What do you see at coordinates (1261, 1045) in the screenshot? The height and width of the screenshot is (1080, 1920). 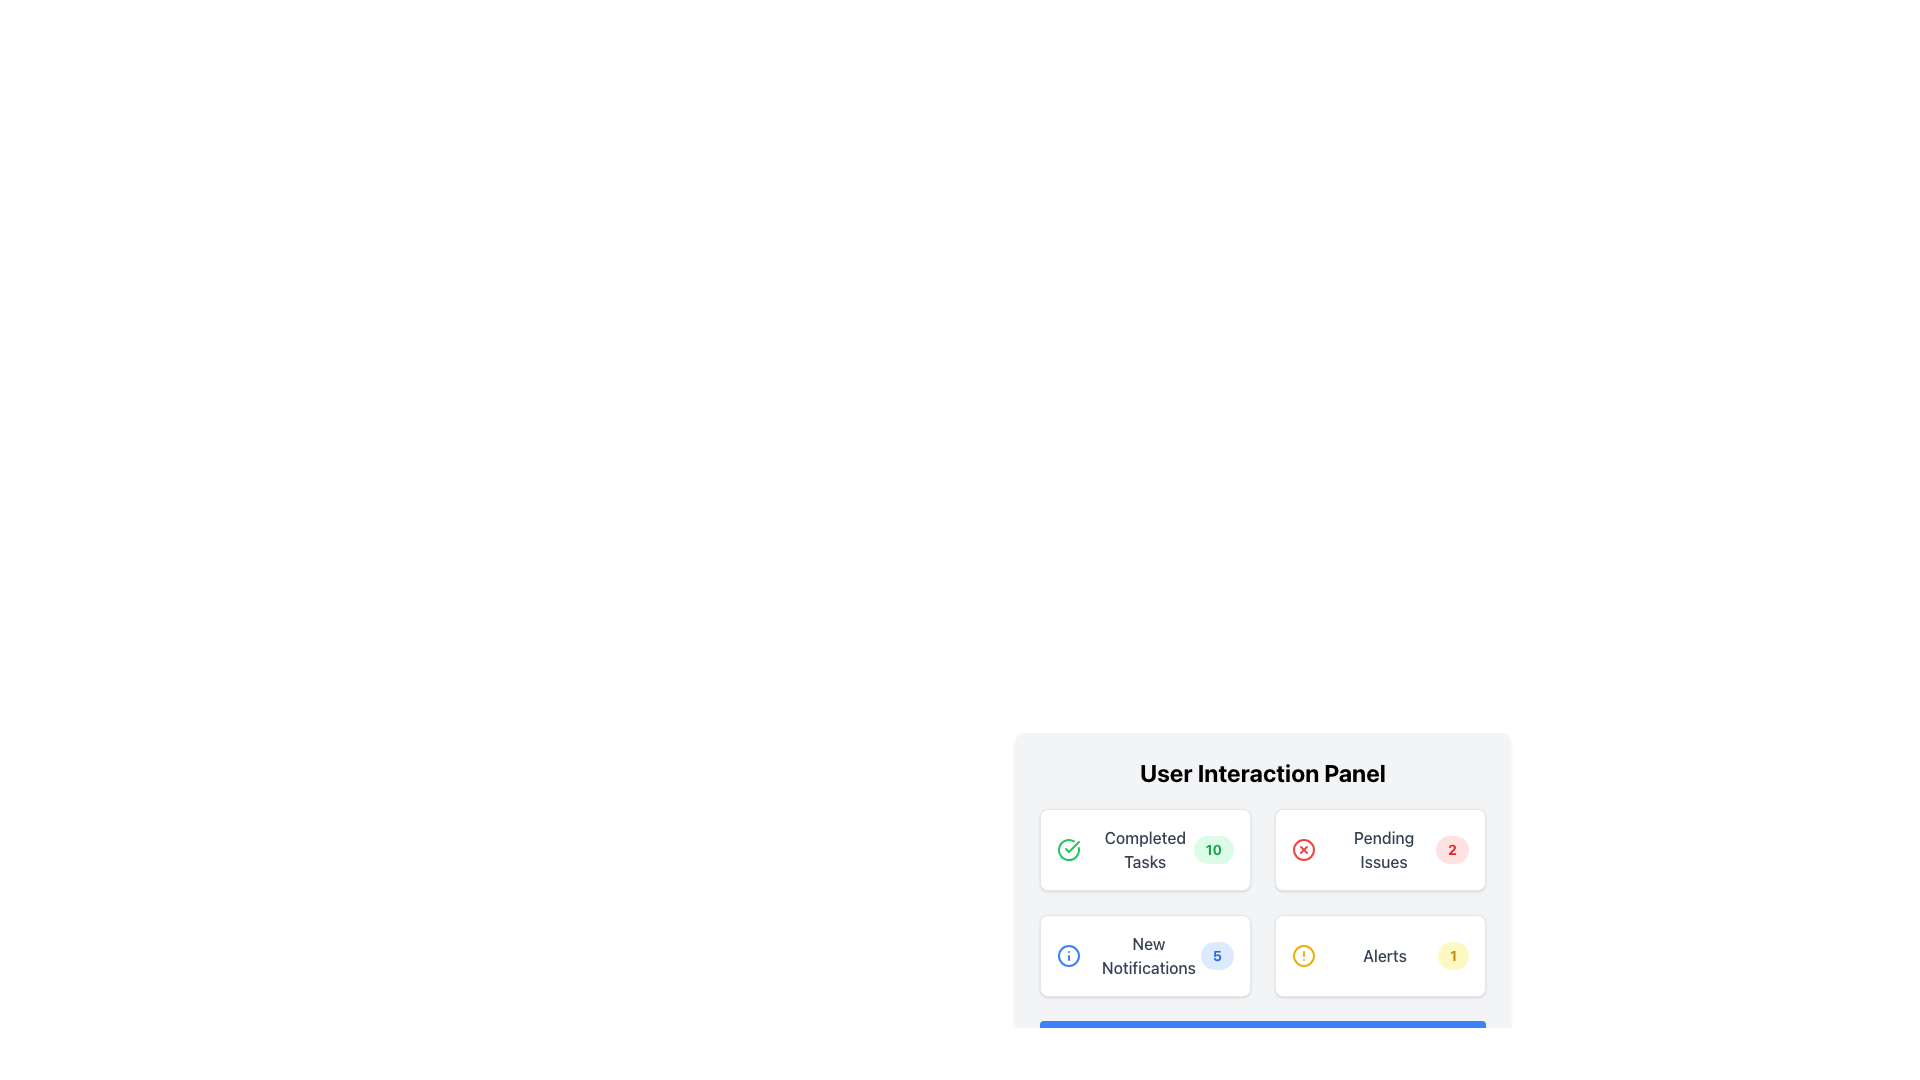 I see `the button located at the bottom of the 'User Interaction Panel'` at bounding box center [1261, 1045].